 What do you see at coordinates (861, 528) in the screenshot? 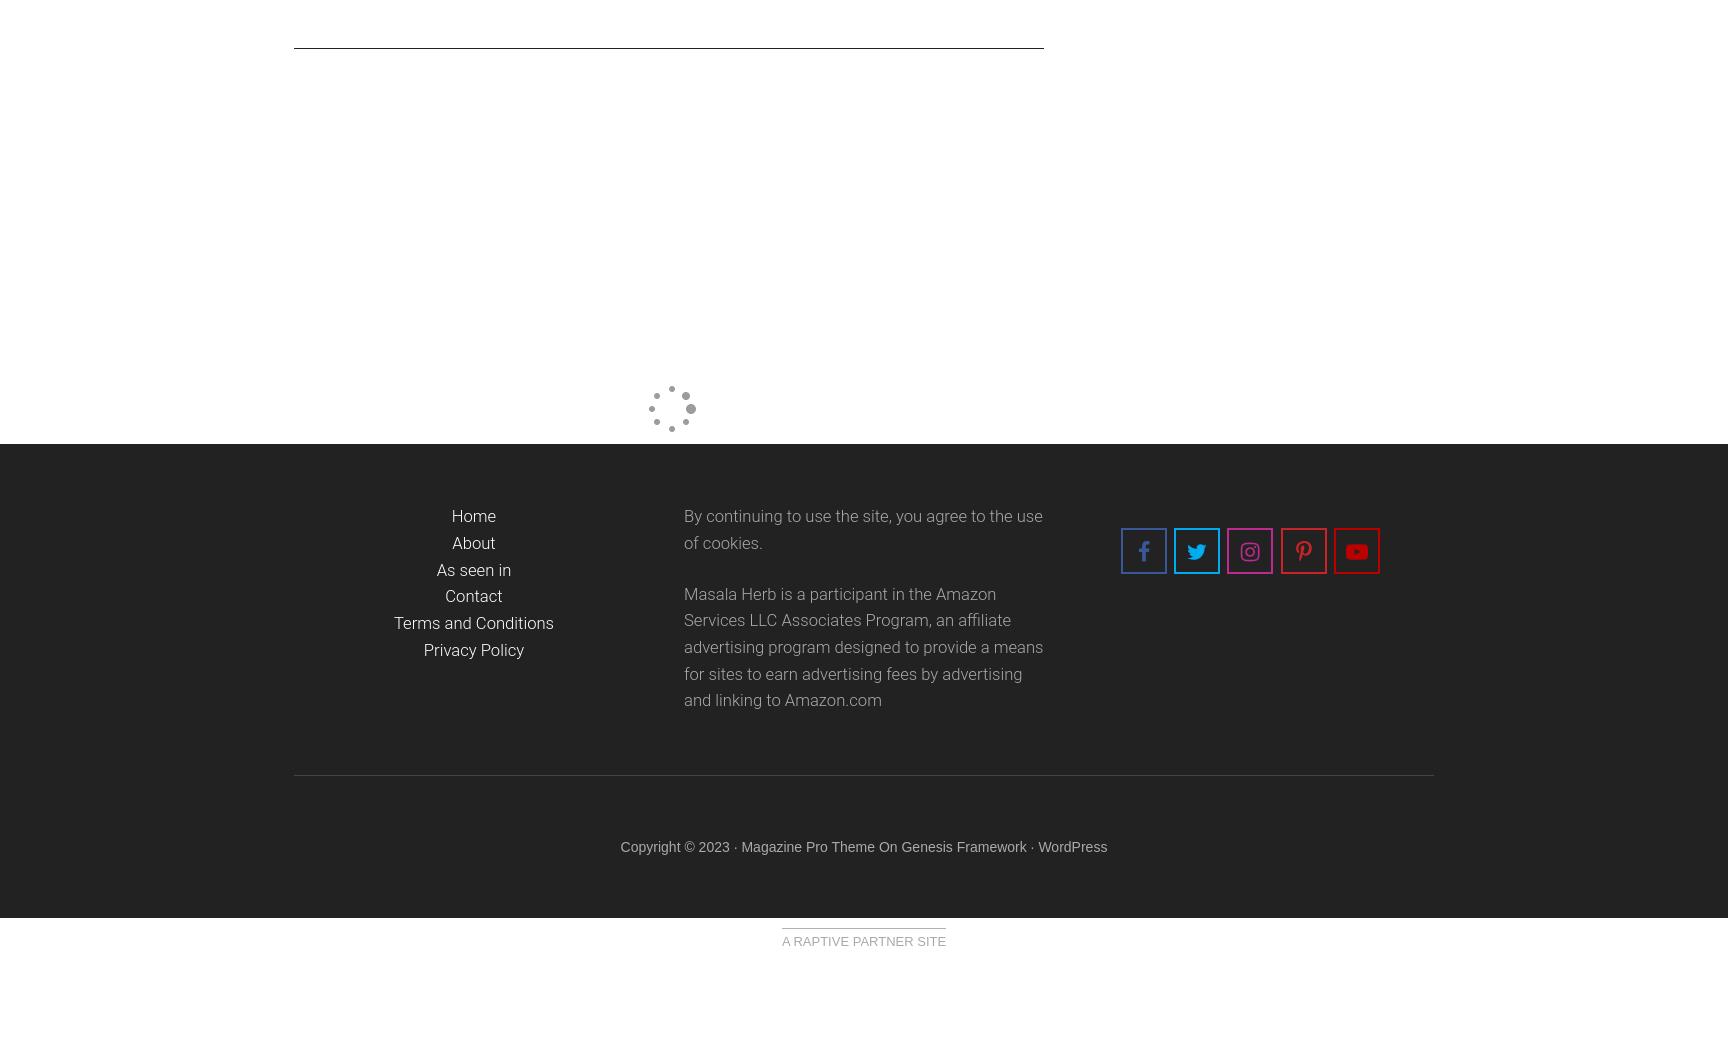
I see `'By continuing to use the site, you agree to the use of cookies.'` at bounding box center [861, 528].